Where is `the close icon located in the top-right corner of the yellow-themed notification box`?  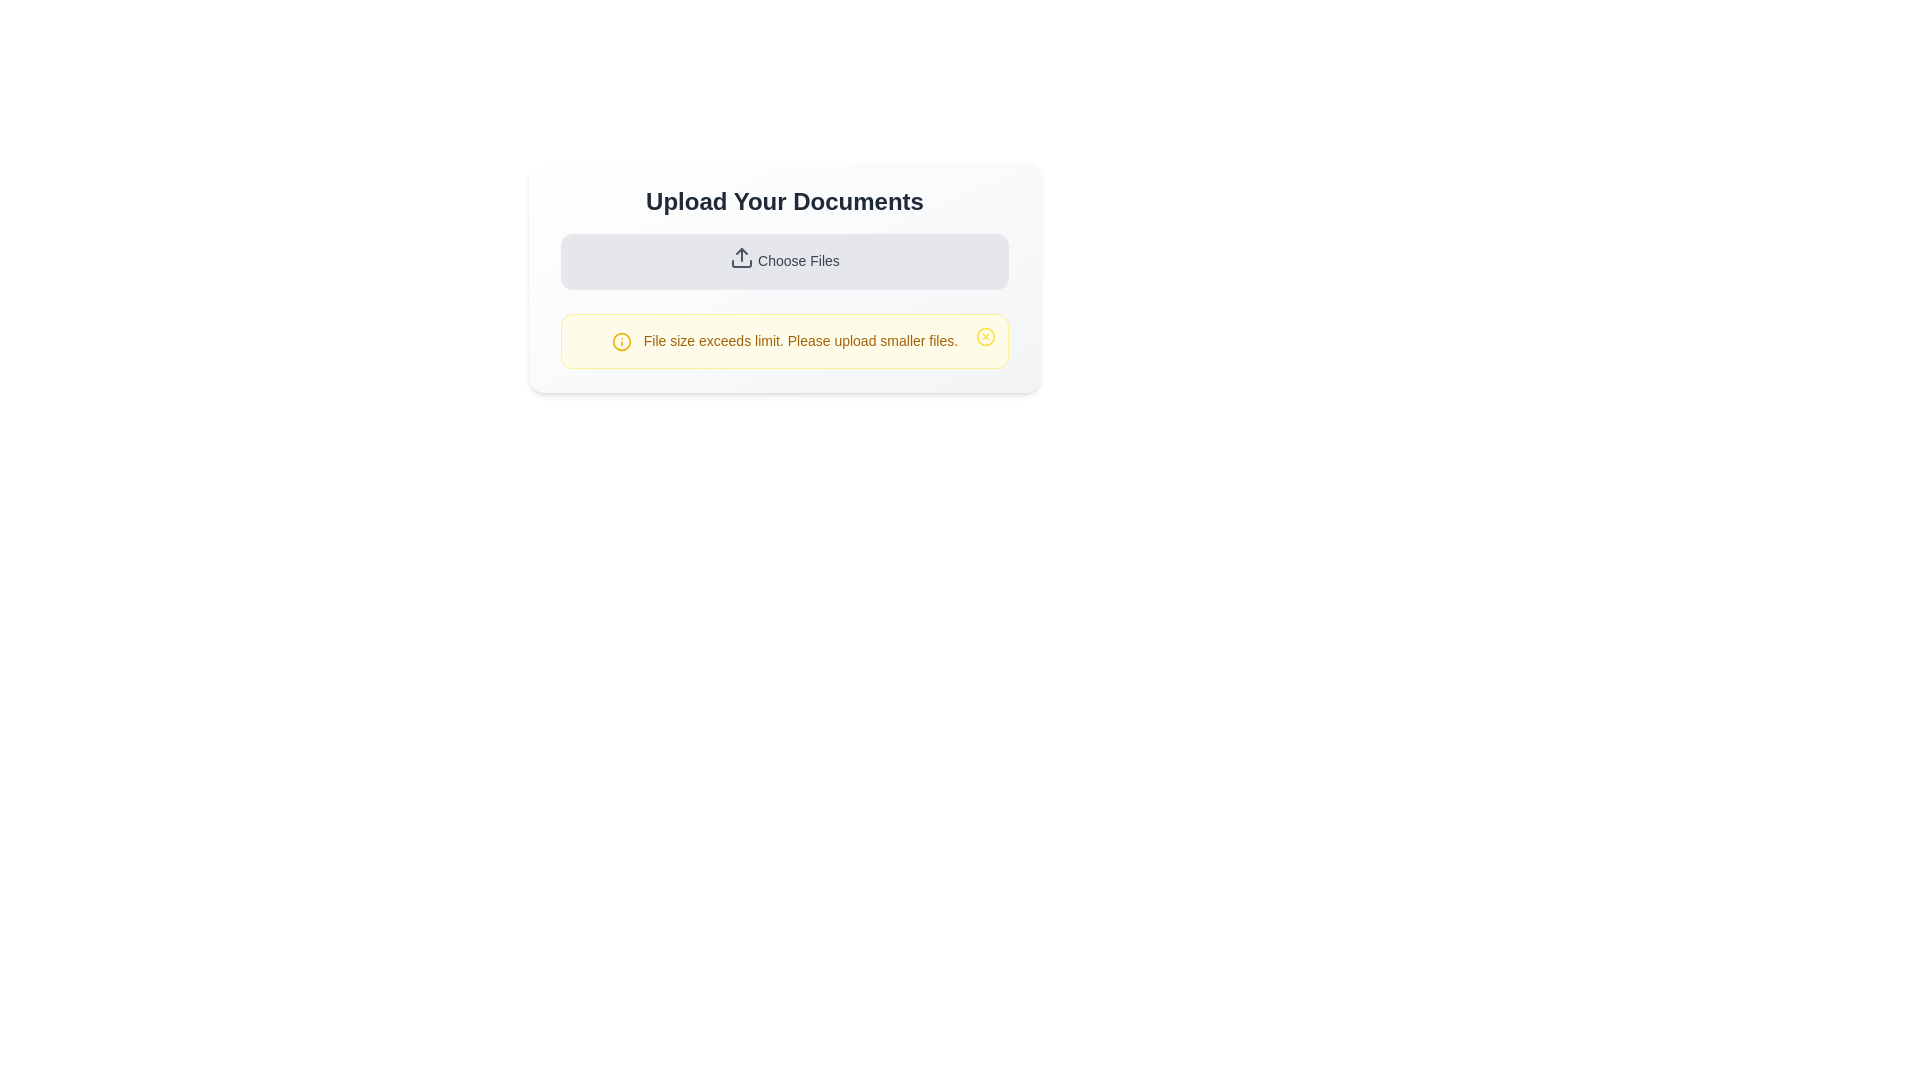 the close icon located in the top-right corner of the yellow-themed notification box is located at coordinates (985, 335).